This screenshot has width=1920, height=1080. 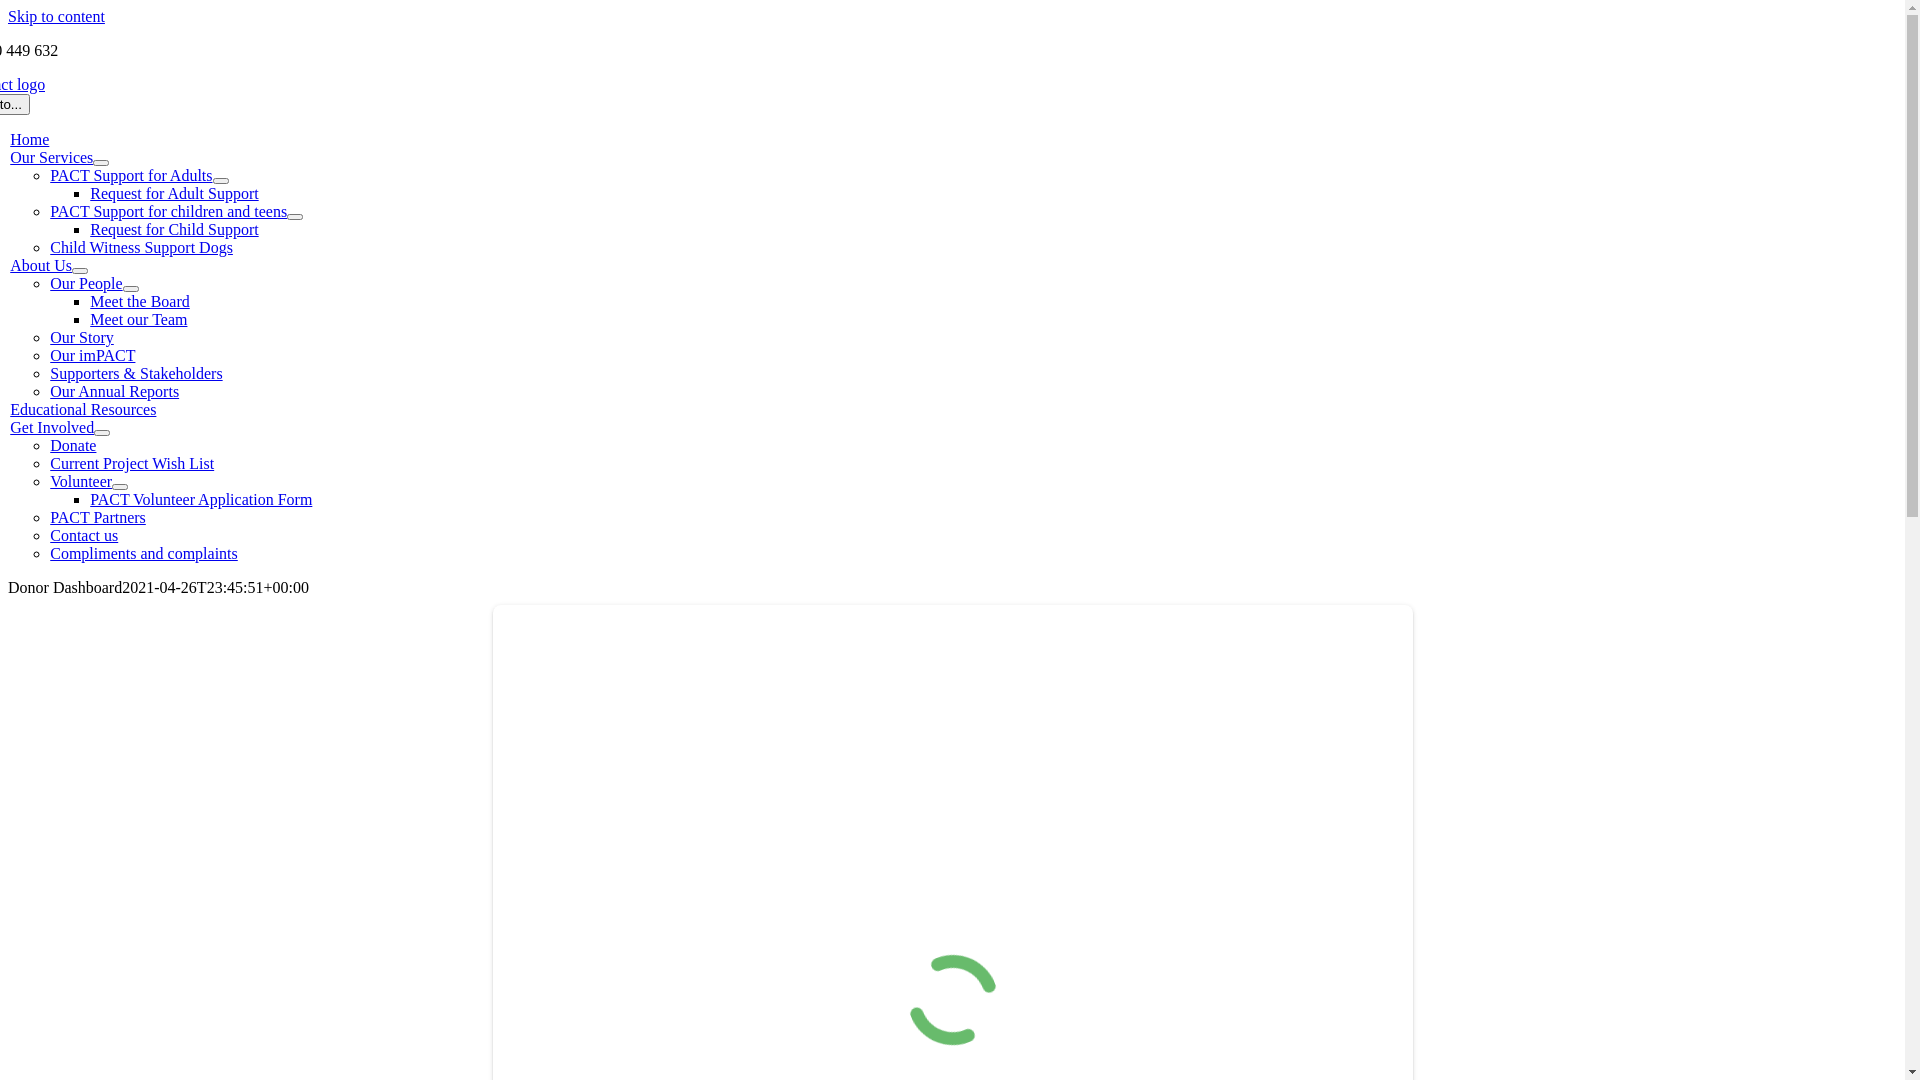 I want to click on 'Supporters & Stakeholders', so click(x=134, y=373).